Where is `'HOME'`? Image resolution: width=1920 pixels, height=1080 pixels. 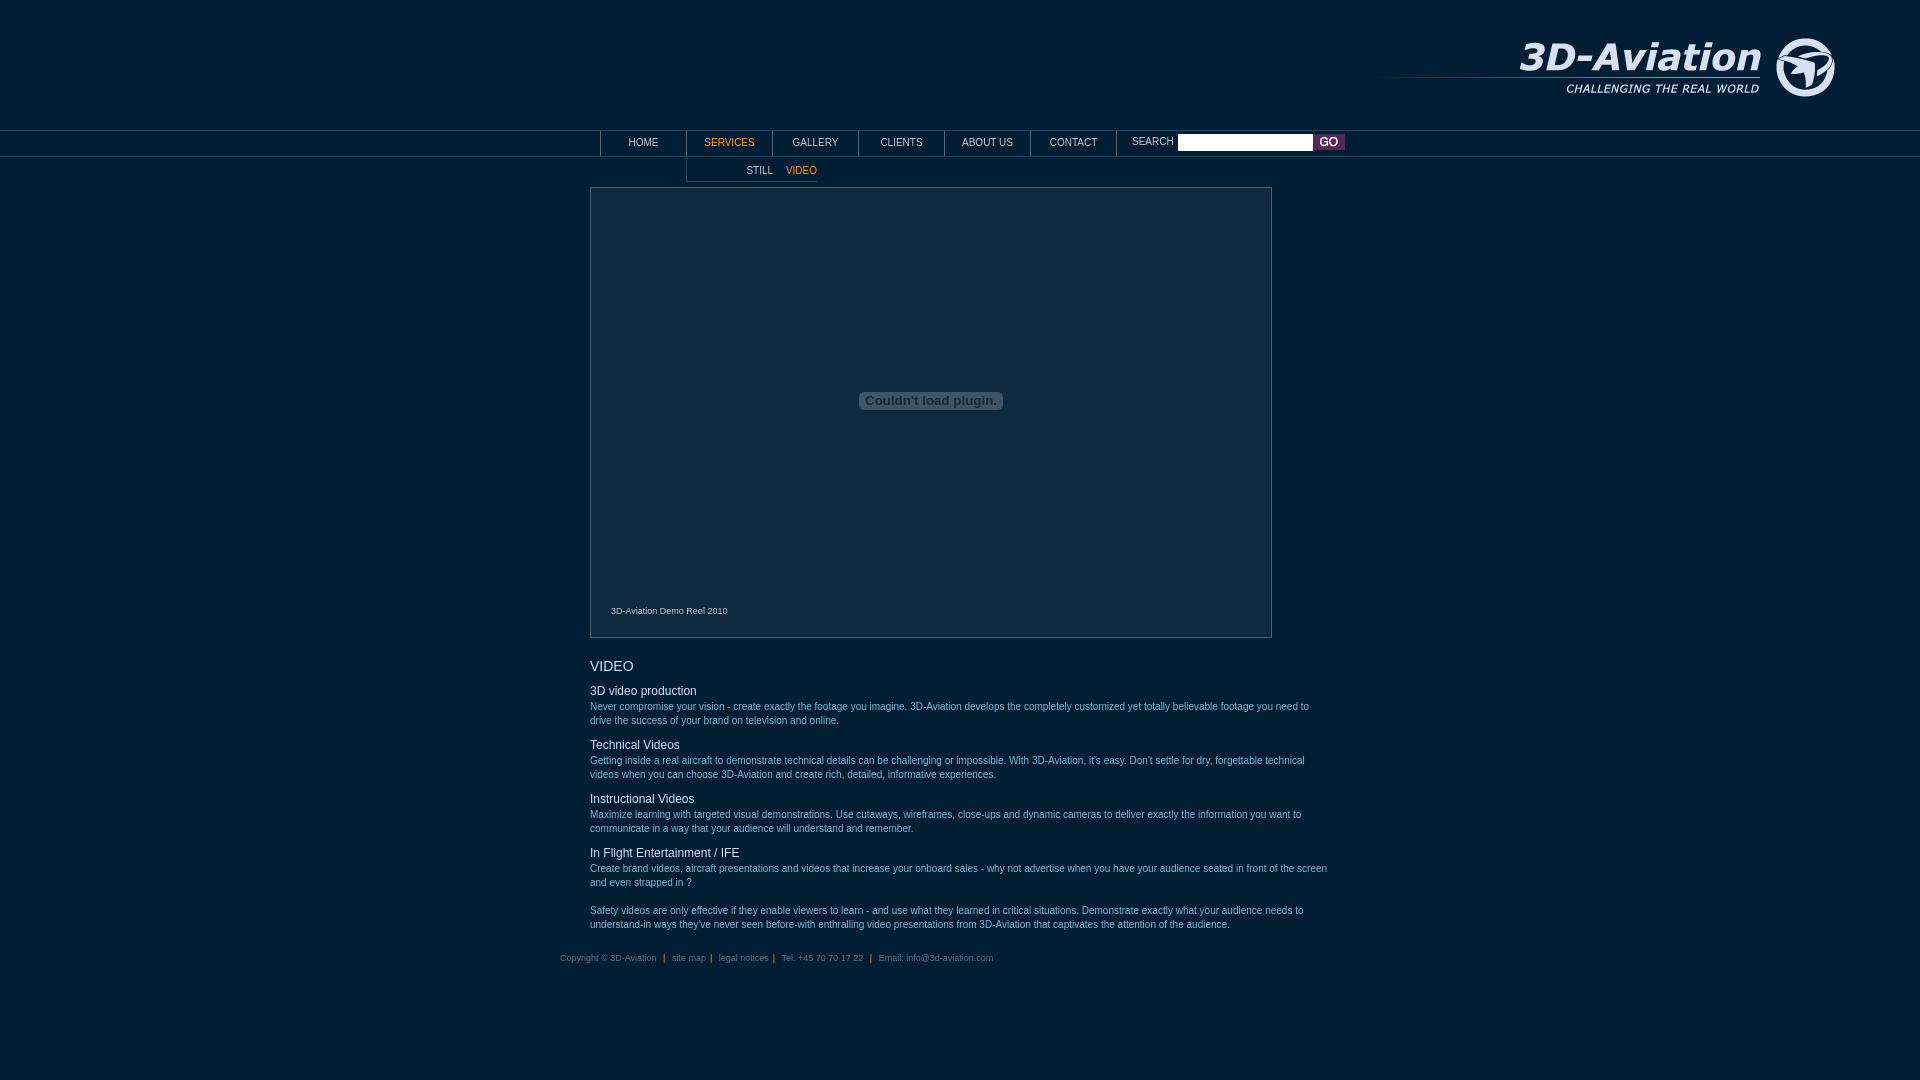
'HOME' is located at coordinates (599, 142).